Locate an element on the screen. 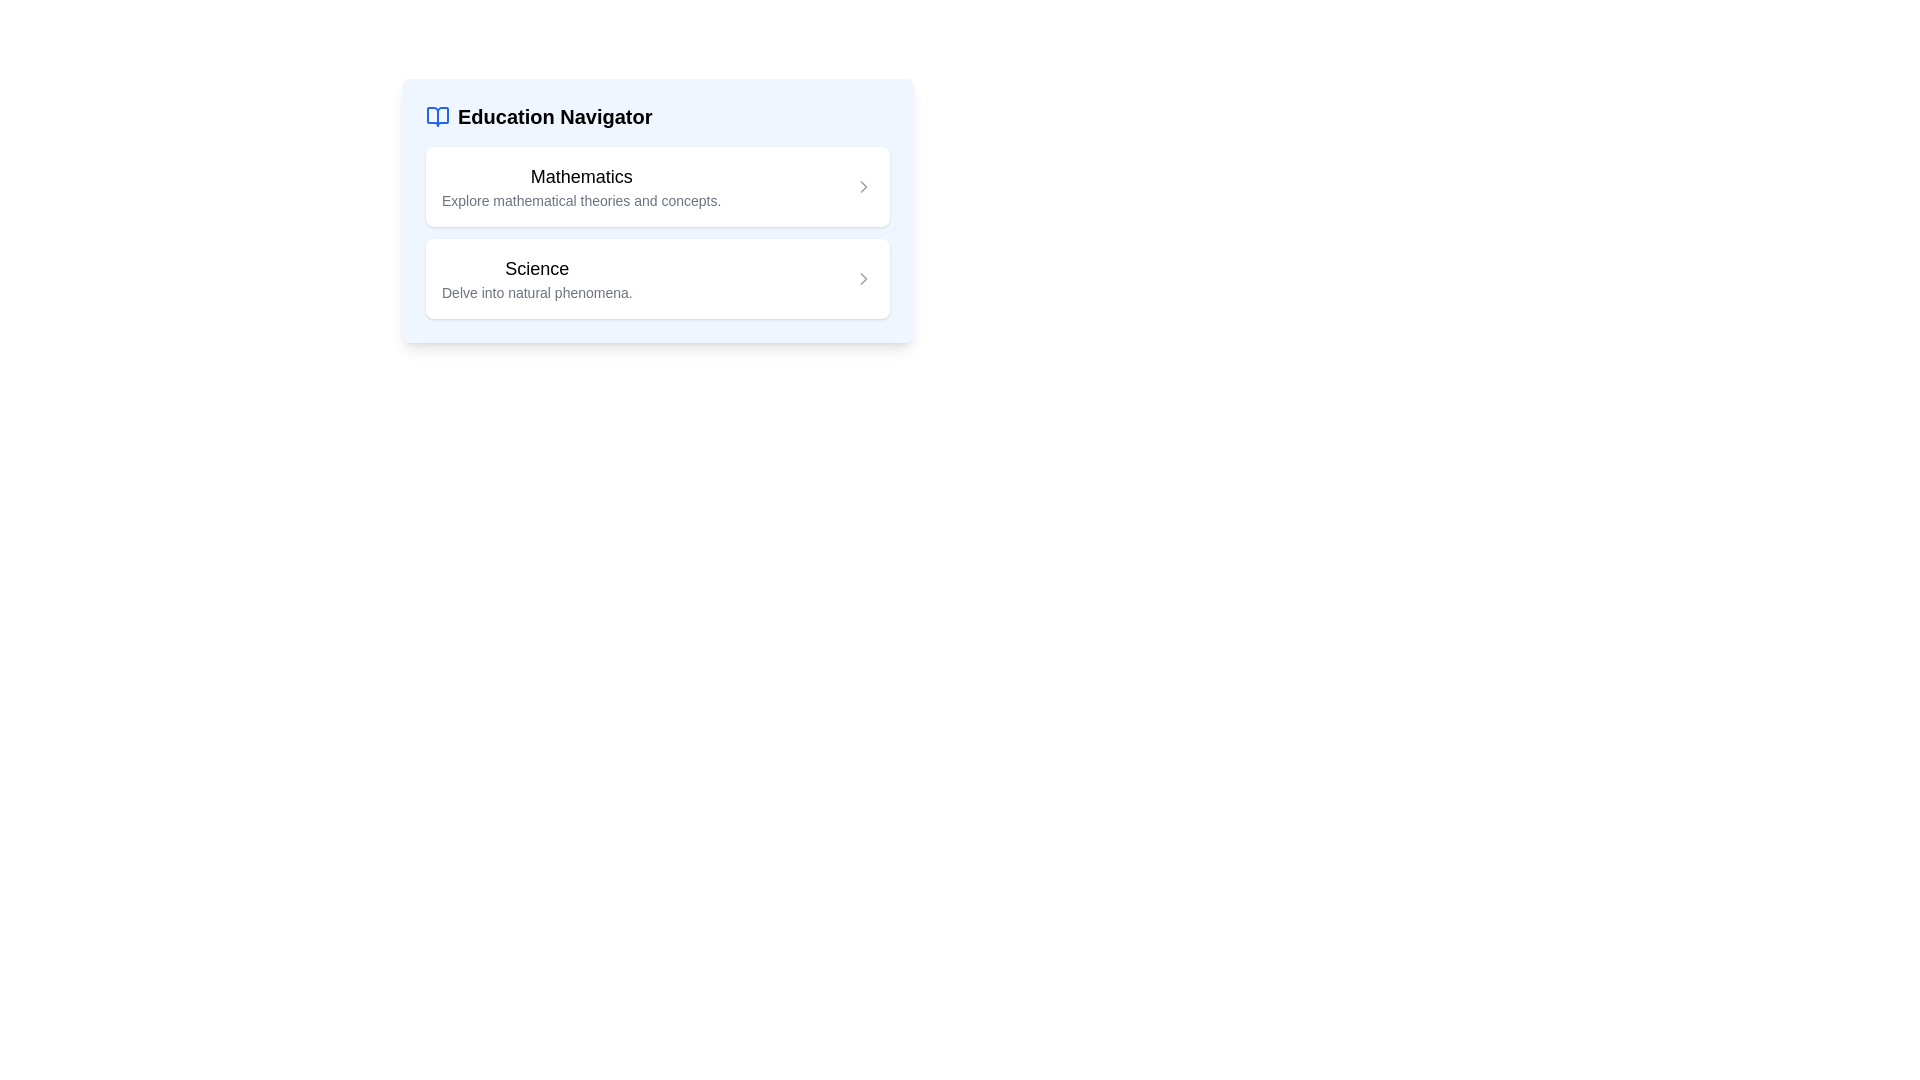 The image size is (1920, 1080). the descriptive text element that reads 'Explore mathematical theories and concepts.' displayed in muted gray color, located below the heading 'Mathematics' is located at coordinates (580, 200).